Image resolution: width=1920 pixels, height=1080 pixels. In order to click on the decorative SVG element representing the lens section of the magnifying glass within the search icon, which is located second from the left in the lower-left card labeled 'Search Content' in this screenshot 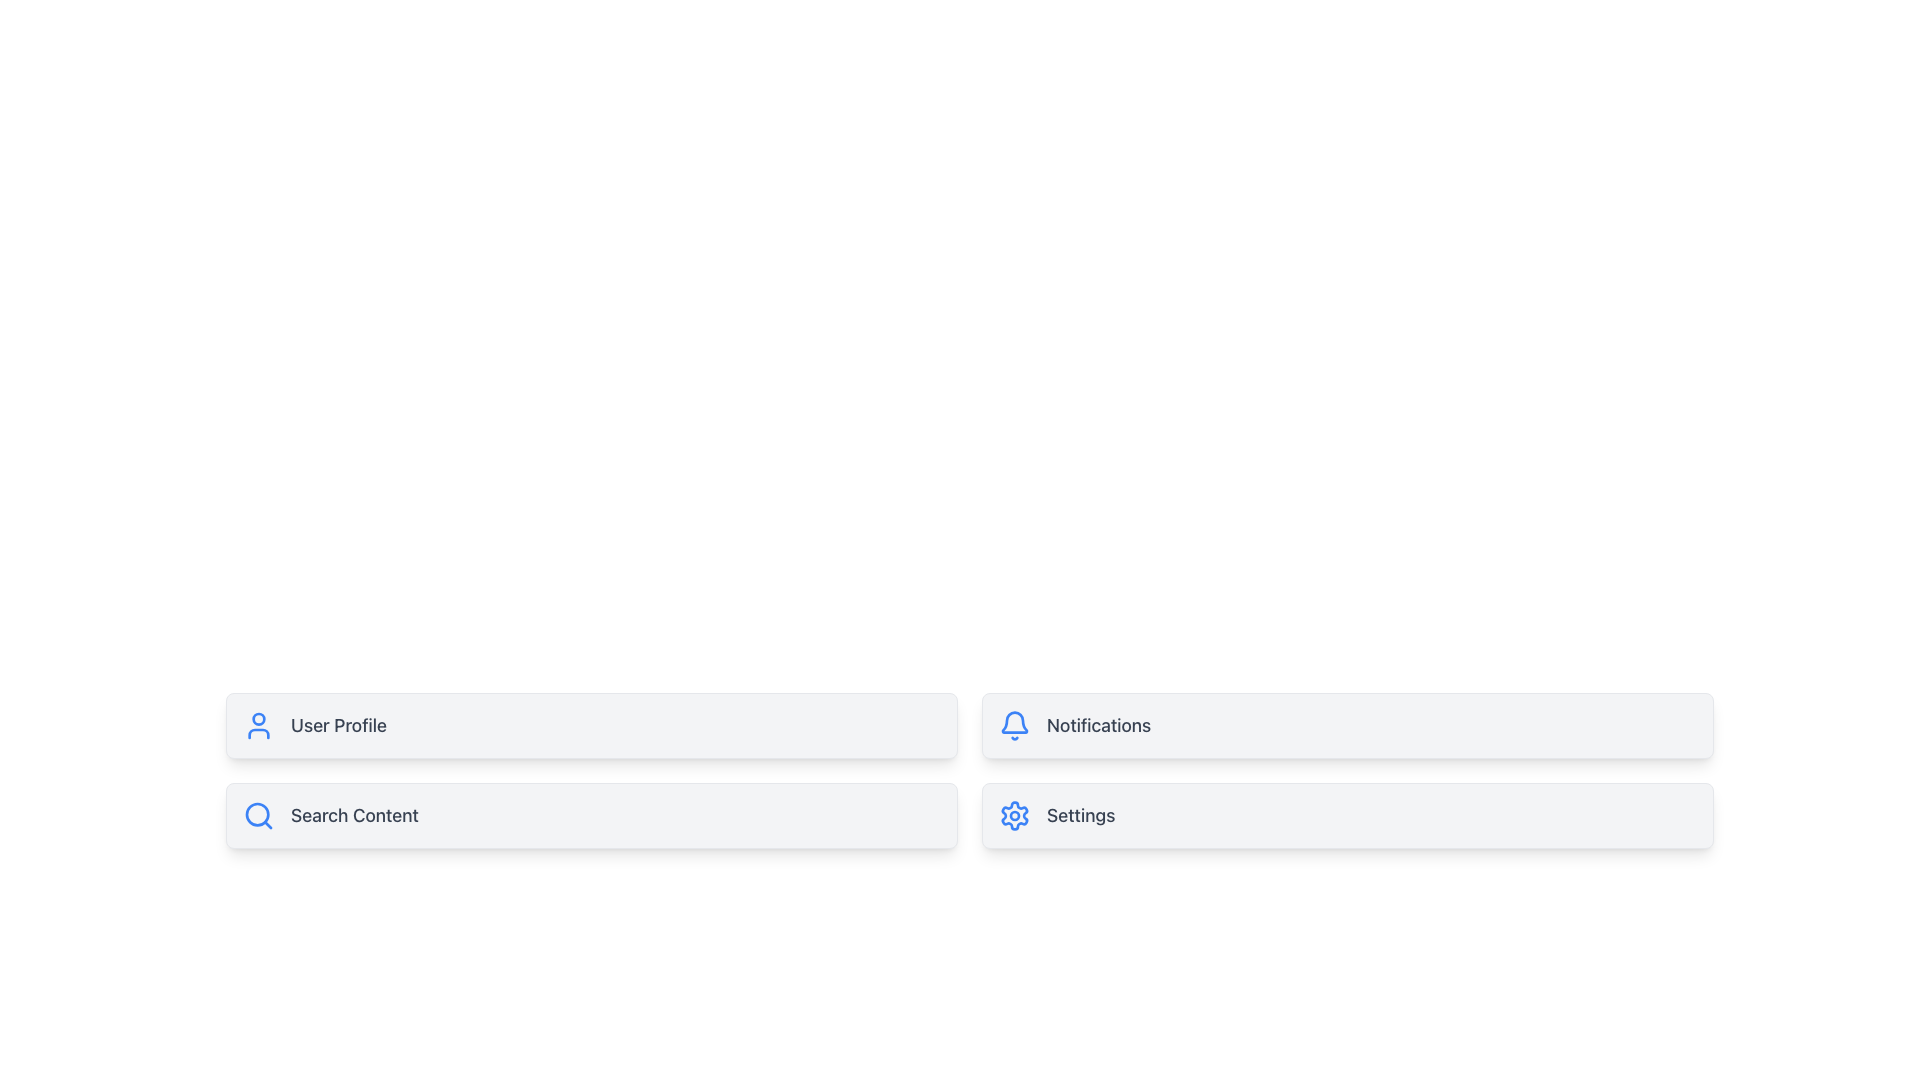, I will do `click(256, 814)`.